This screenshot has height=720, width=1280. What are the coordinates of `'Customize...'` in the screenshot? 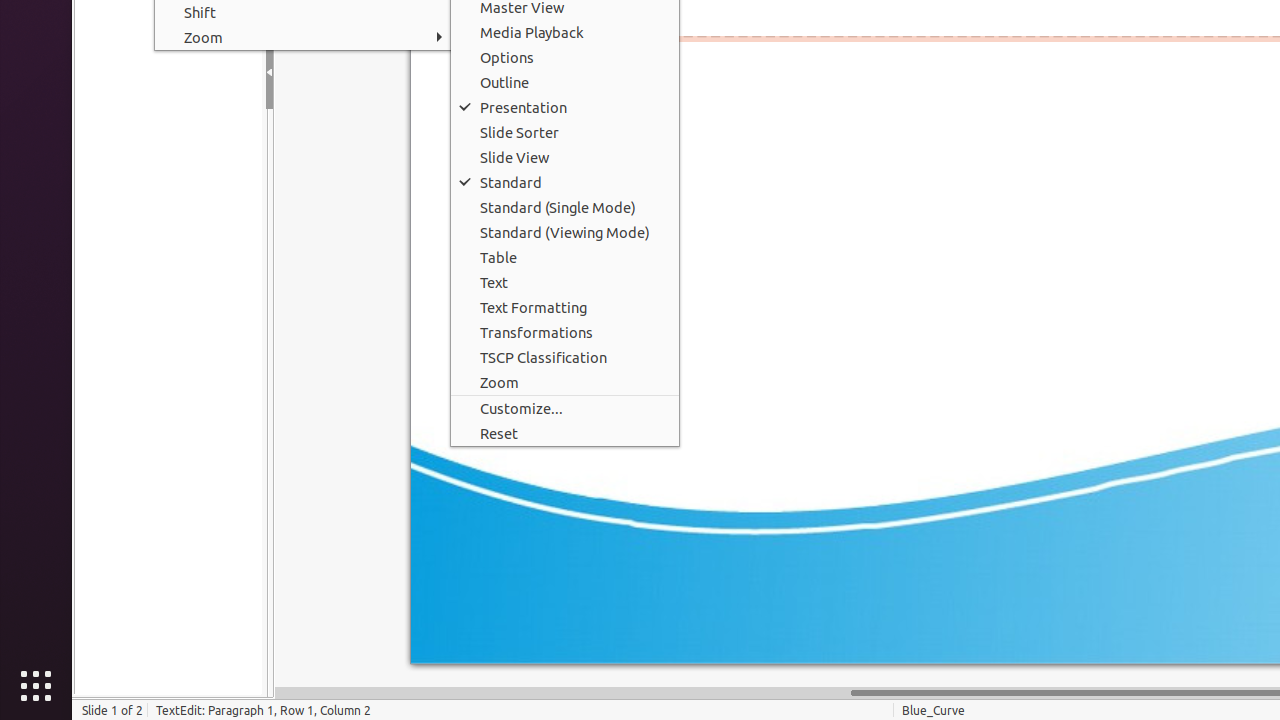 It's located at (563, 407).